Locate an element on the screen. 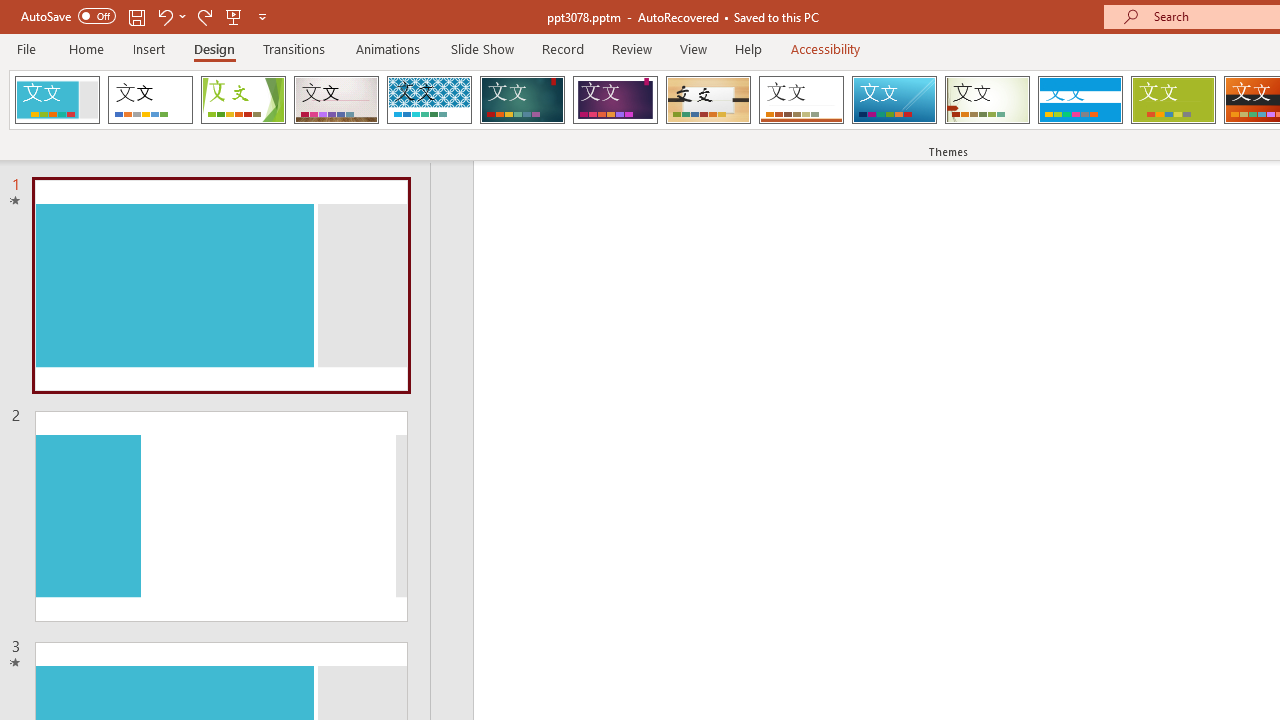 Image resolution: width=1280 pixels, height=720 pixels. 'Banded' is located at coordinates (1079, 100).